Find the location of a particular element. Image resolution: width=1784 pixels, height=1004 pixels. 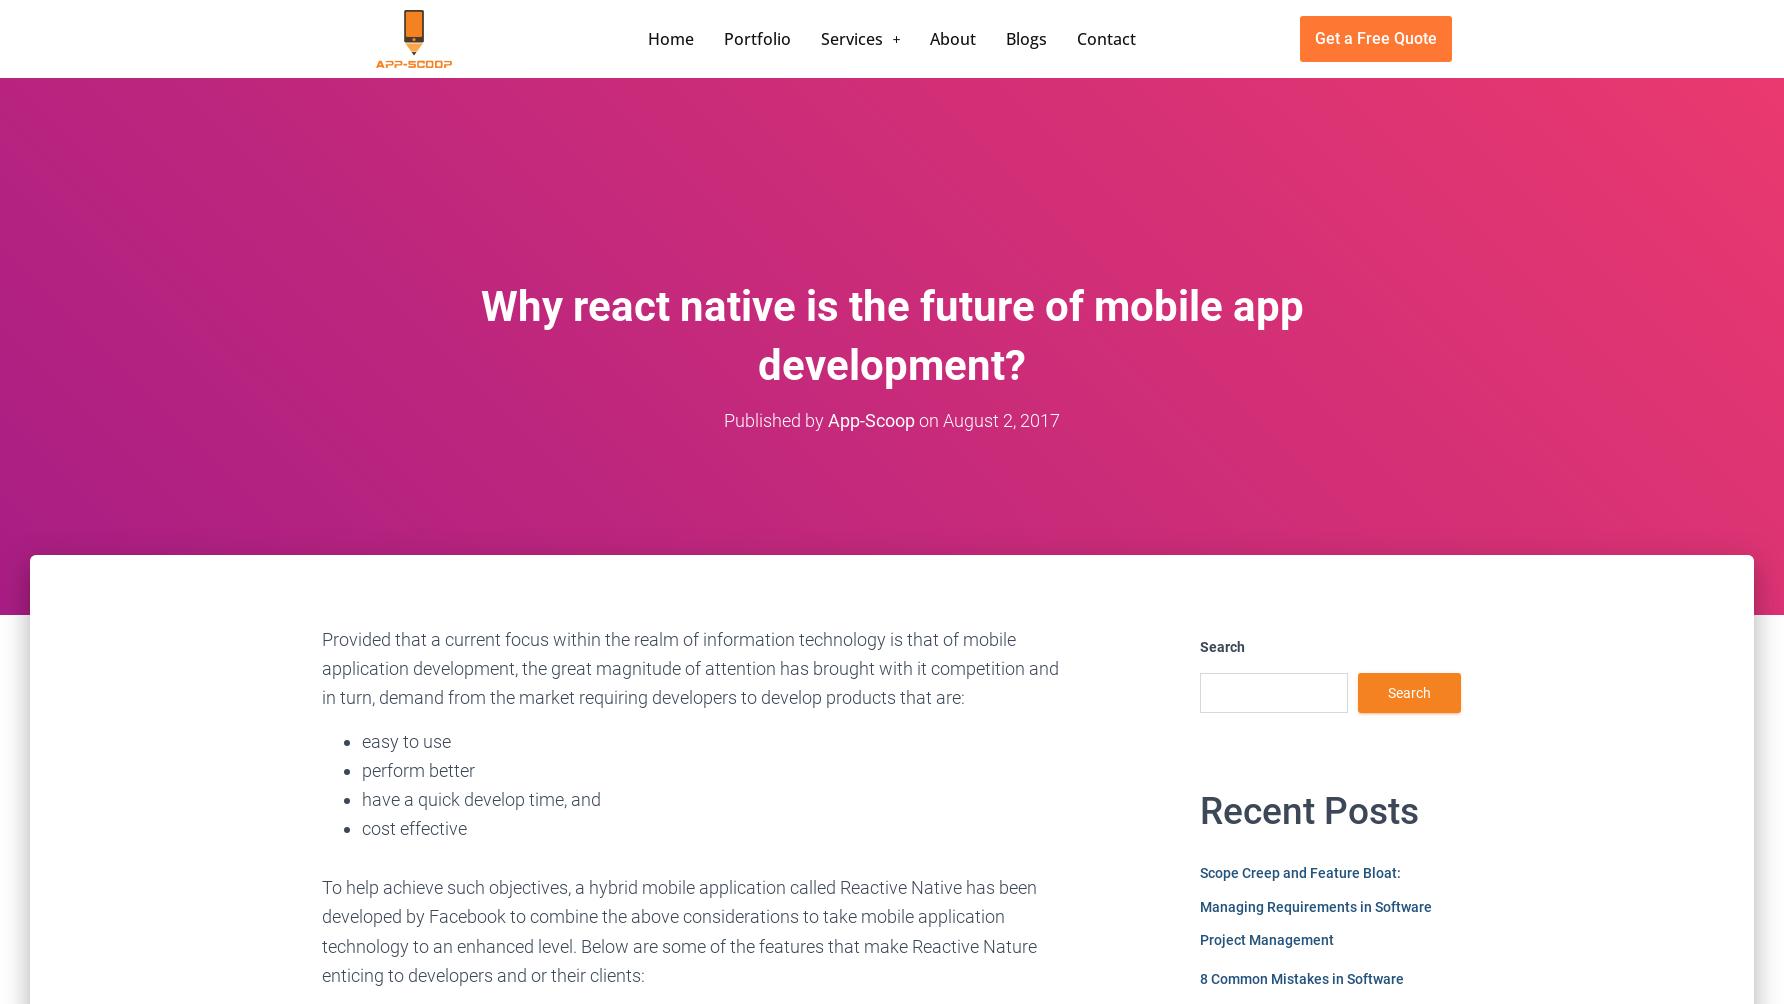

'App-Scoop' is located at coordinates (870, 418).